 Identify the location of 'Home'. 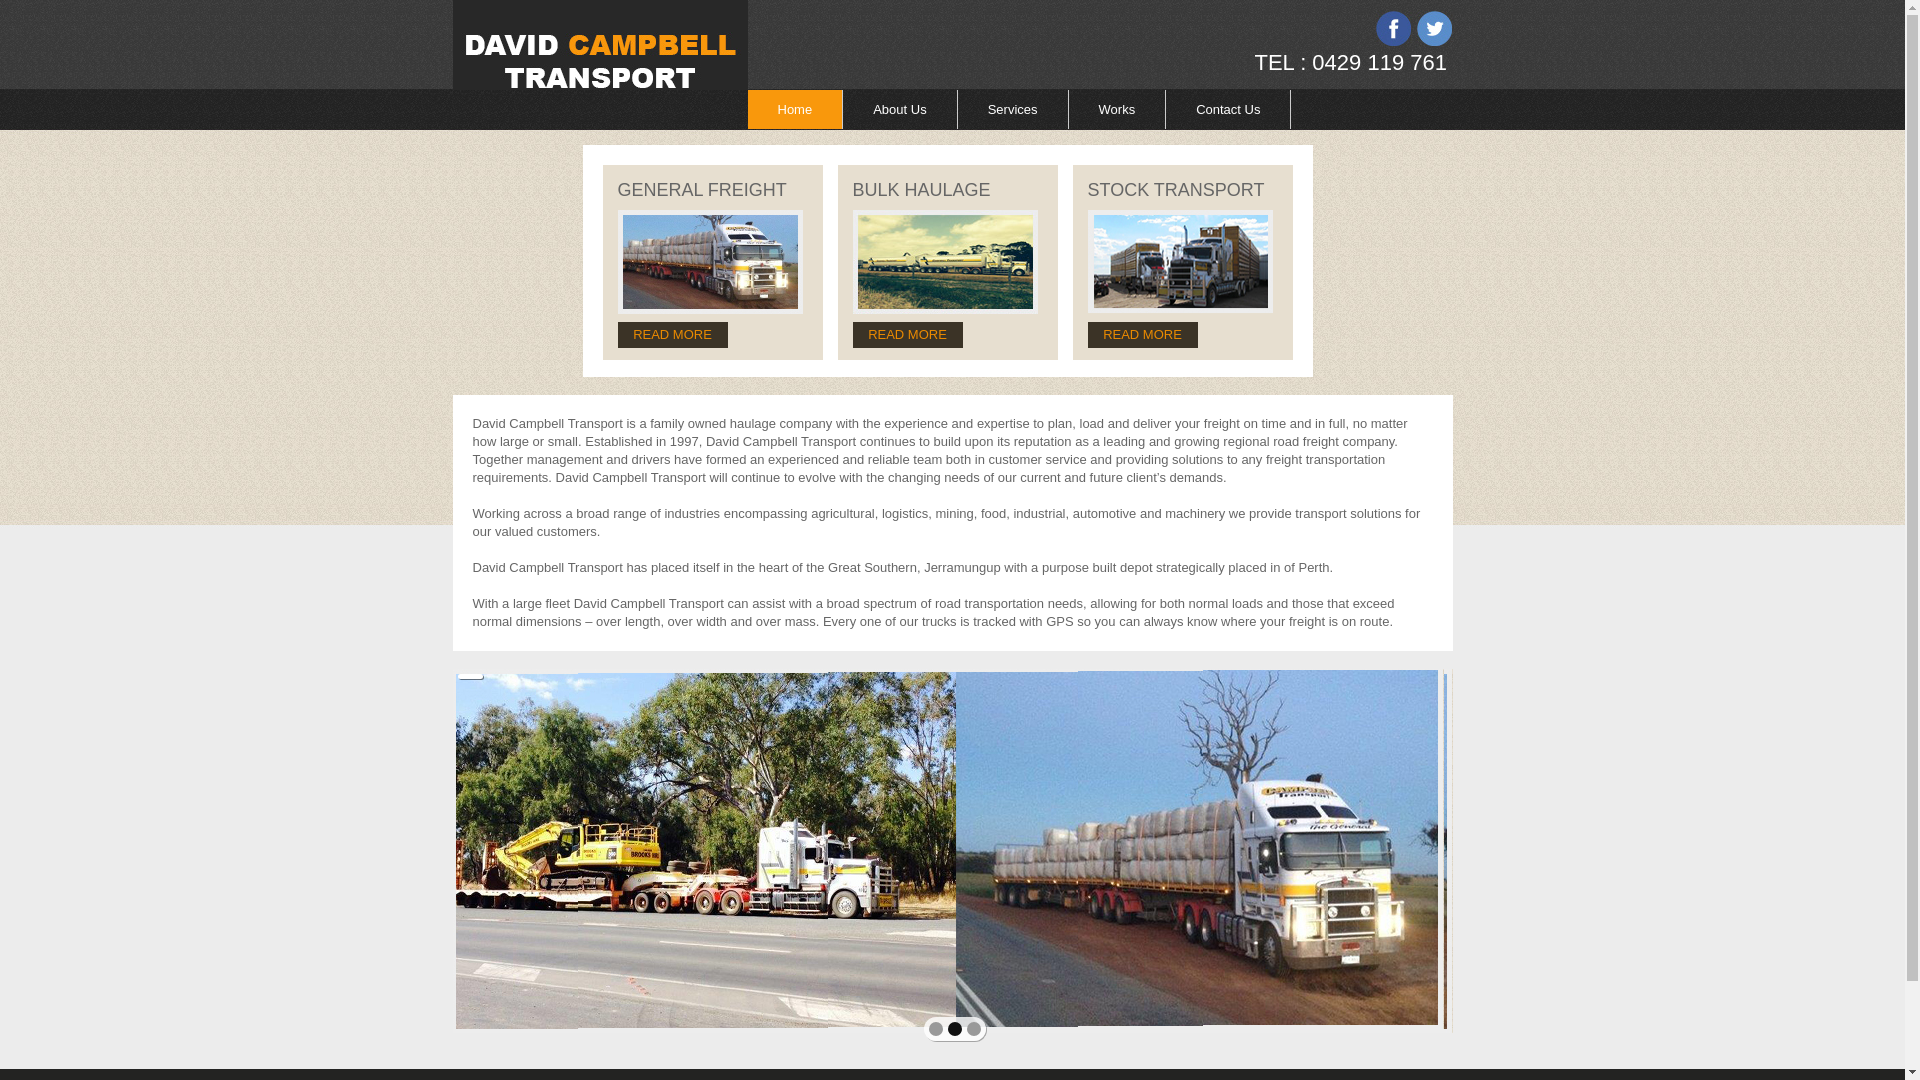
(747, 109).